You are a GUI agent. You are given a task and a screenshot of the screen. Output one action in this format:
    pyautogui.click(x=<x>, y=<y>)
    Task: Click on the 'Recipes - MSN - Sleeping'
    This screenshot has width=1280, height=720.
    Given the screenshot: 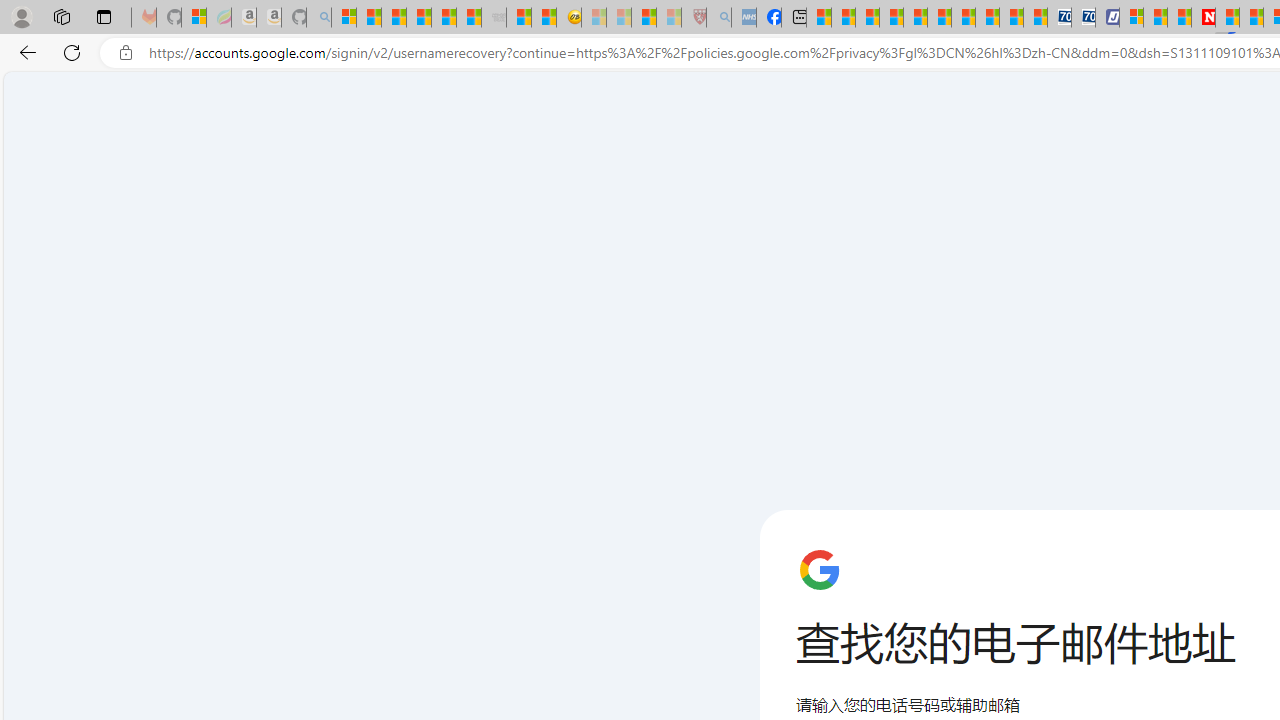 What is the action you would take?
    pyautogui.click(x=592, y=17)
    